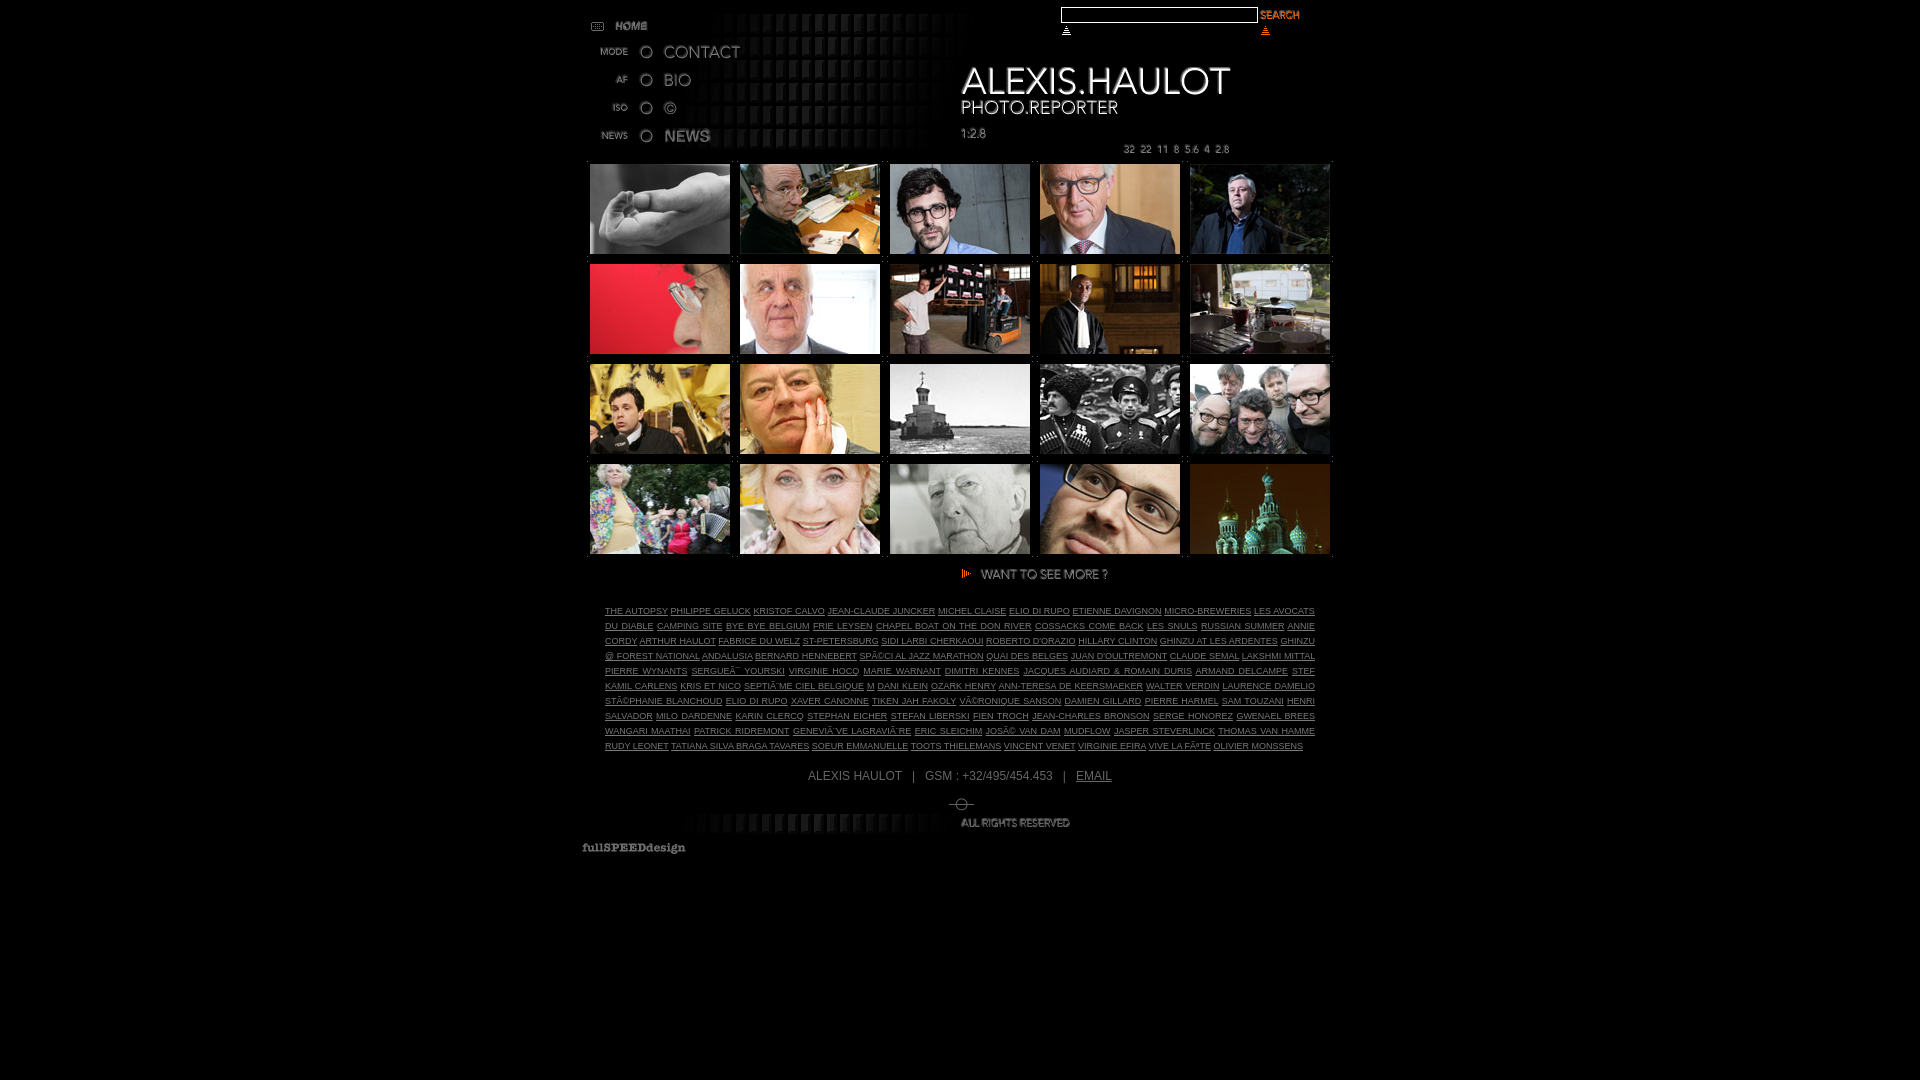 Image resolution: width=1920 pixels, height=1080 pixels. What do you see at coordinates (1145, 700) in the screenshot?
I see `'PIERRE HARMEL'` at bounding box center [1145, 700].